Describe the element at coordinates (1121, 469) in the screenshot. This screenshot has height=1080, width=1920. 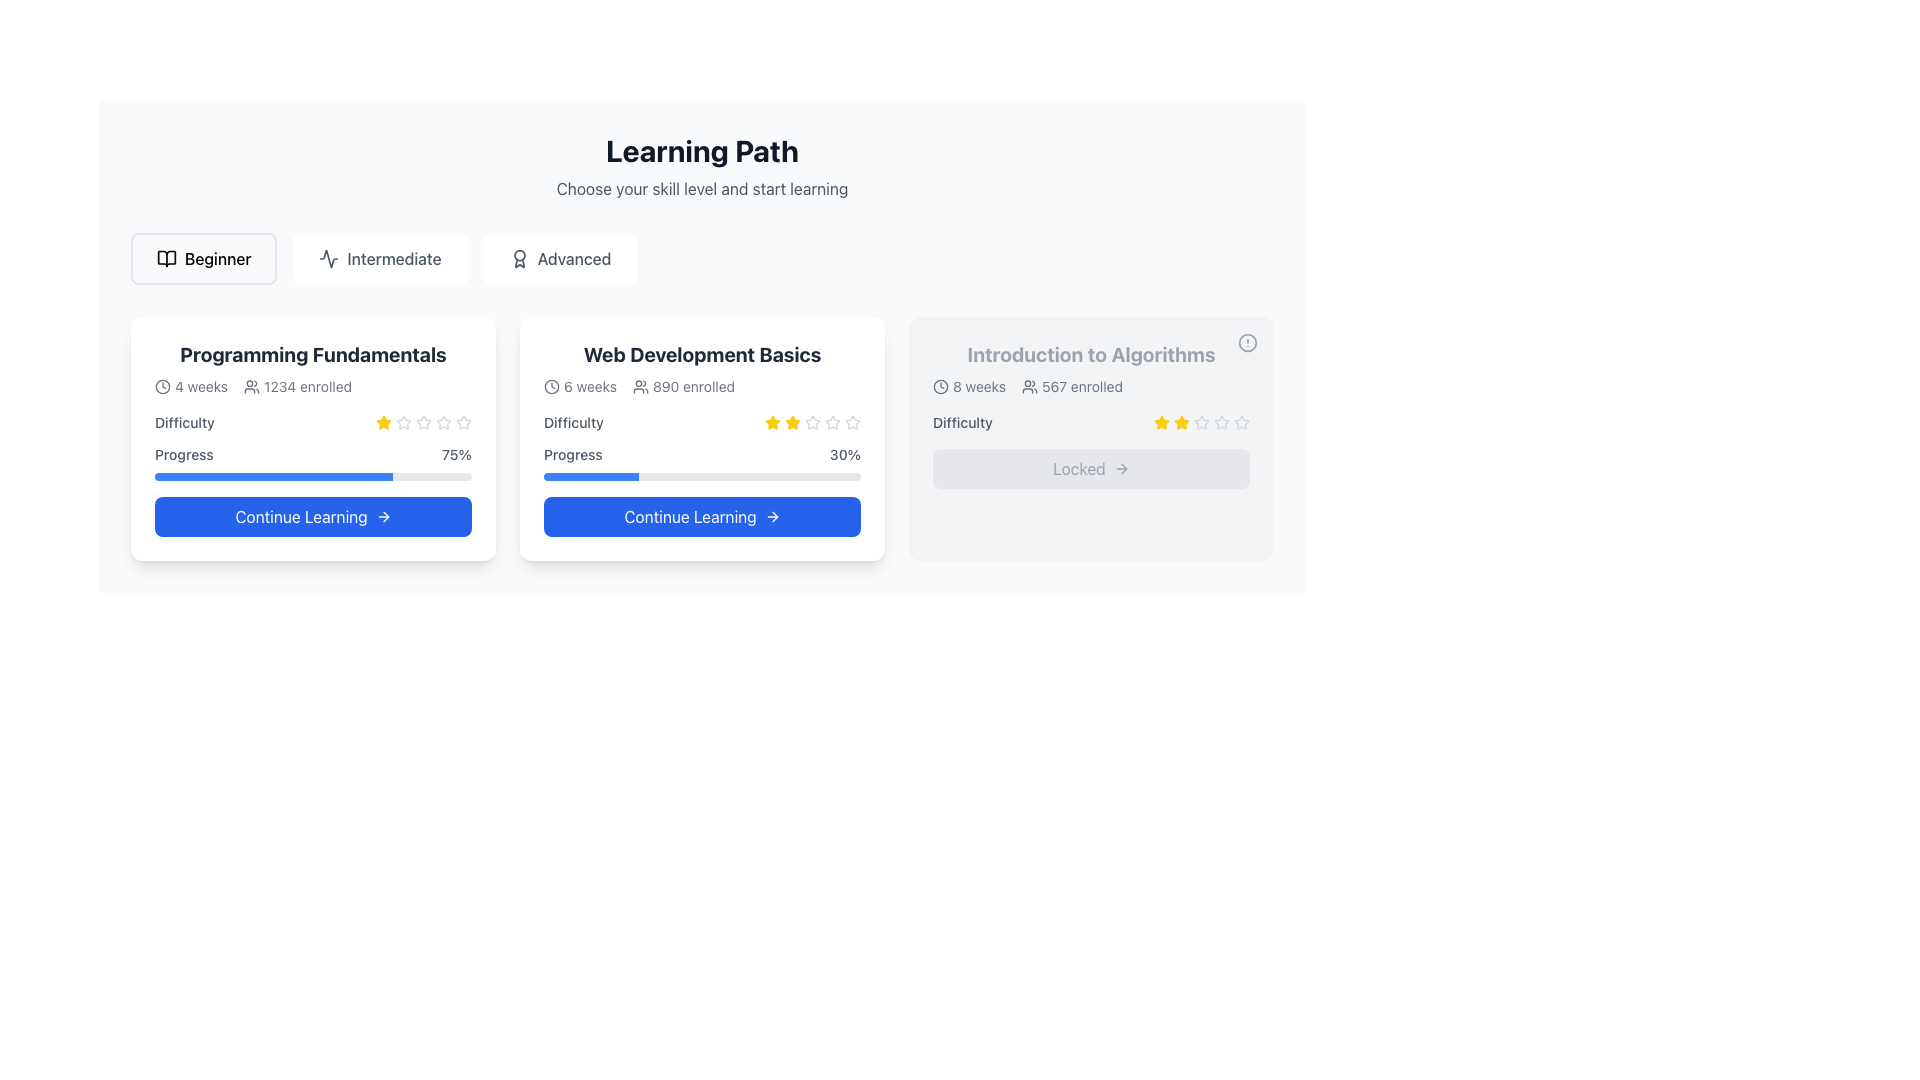
I see `the right-facing arrow icon within the 'Locked' button, which is styled with a gray stroke and is located at the center of the button's layout` at that location.